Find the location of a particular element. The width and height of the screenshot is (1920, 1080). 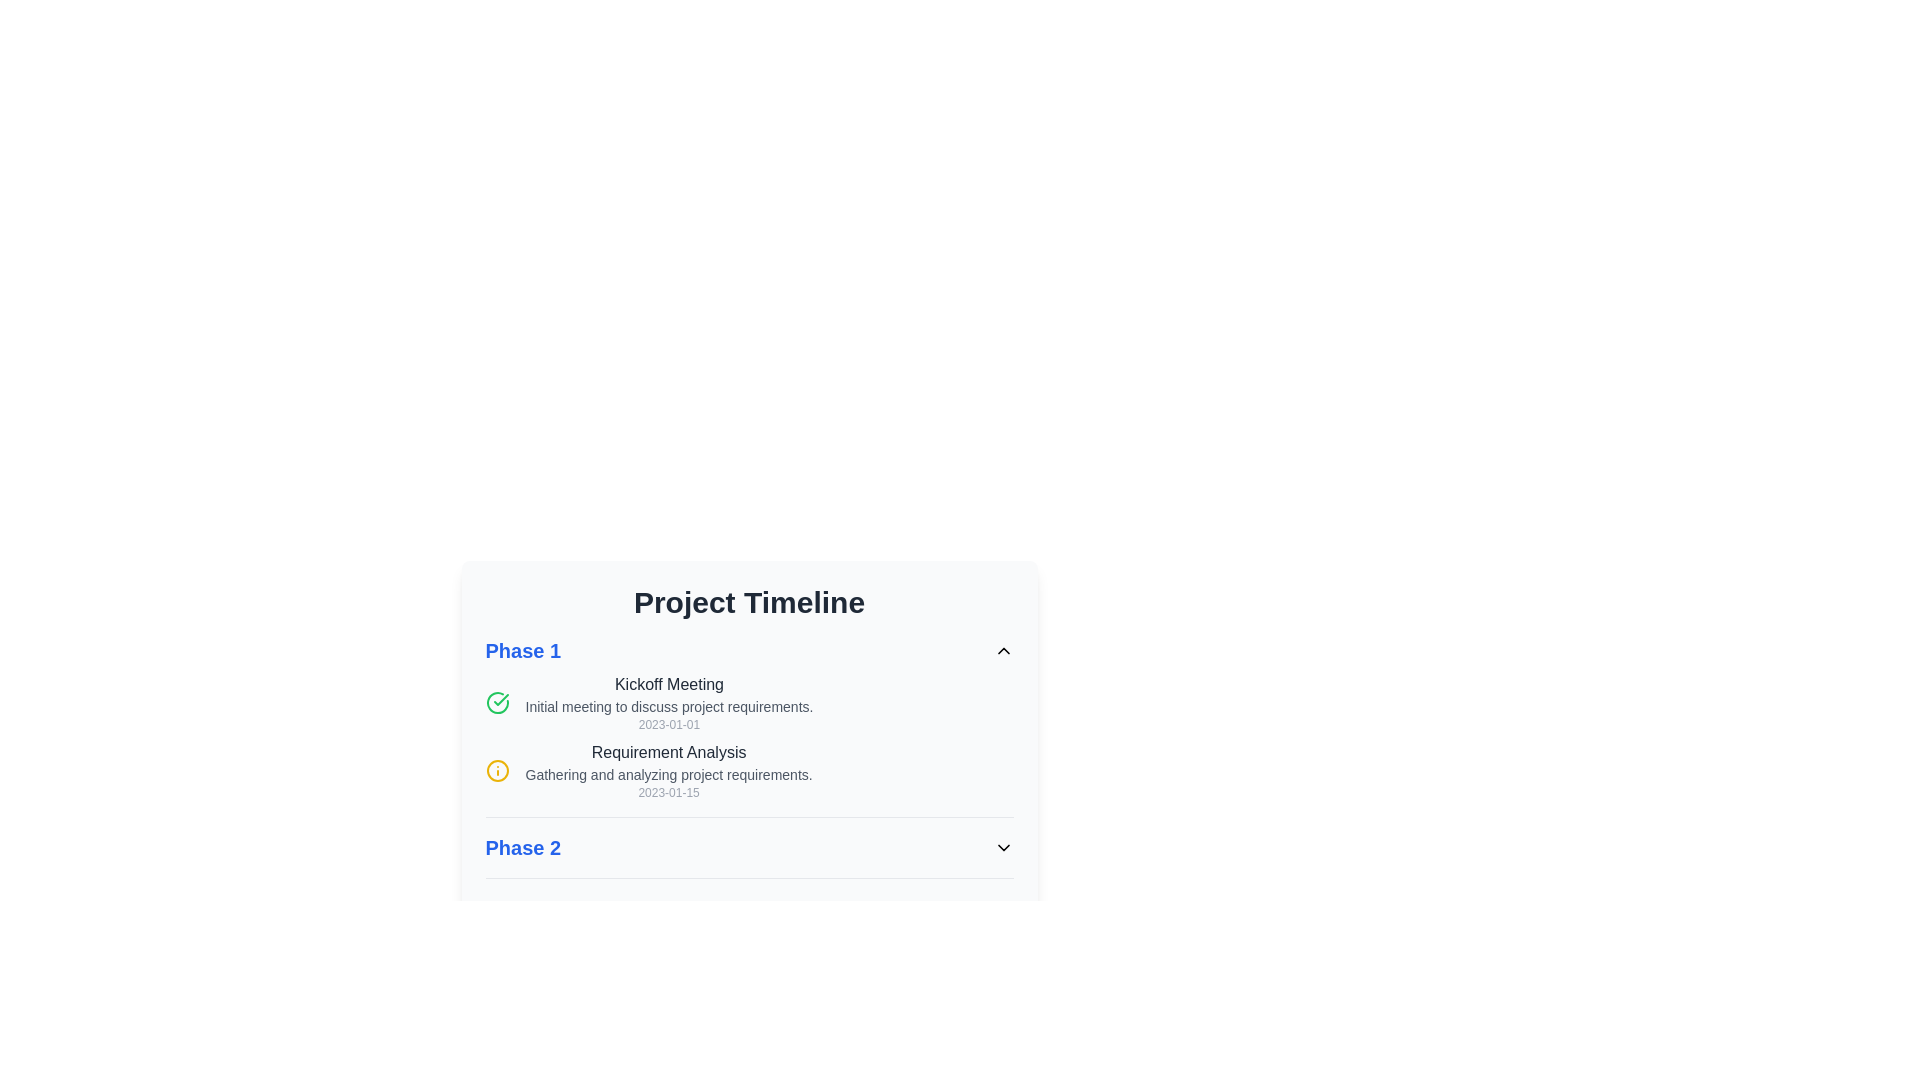

the 'Kickoff Meeting' text label, which is a bold, medium-sized text in dark gray color located above the descriptive text in the 'Phase 1' section of the 'Project Timeline' is located at coordinates (669, 684).